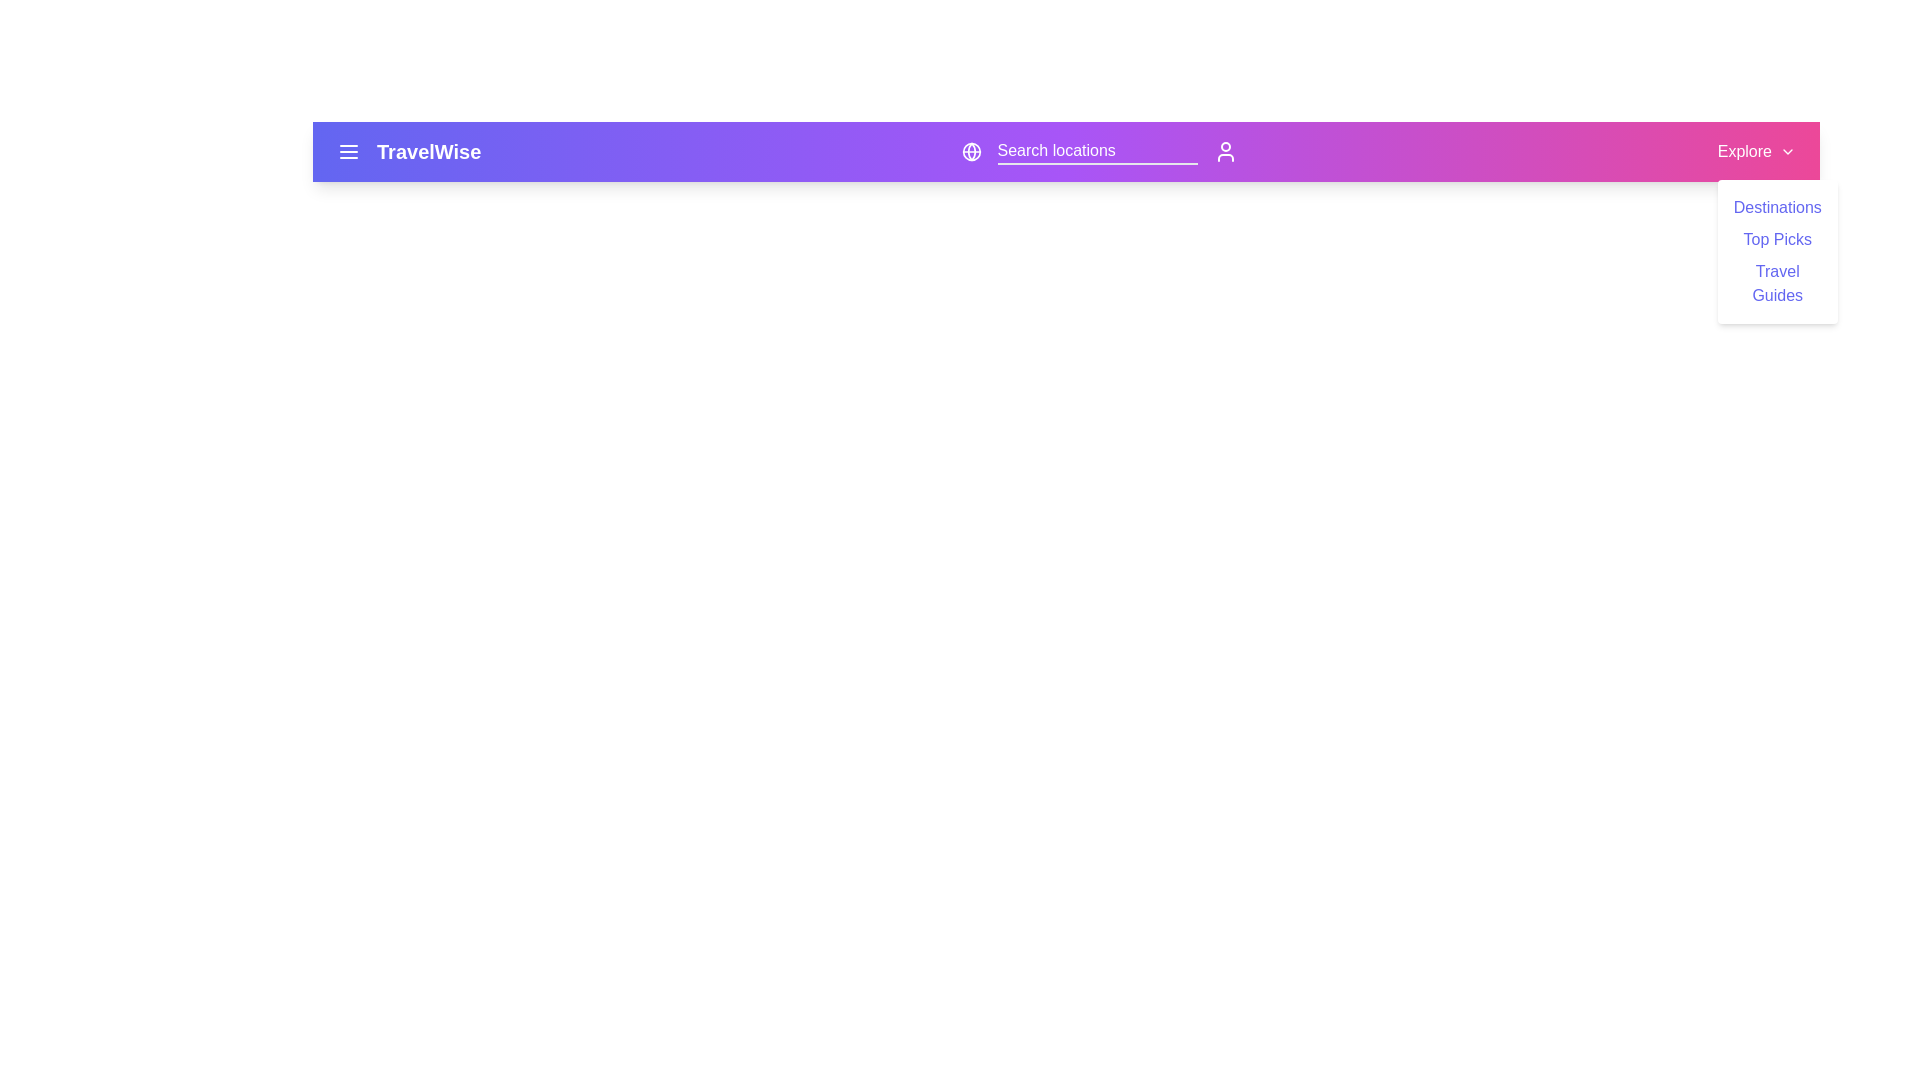 This screenshot has height=1080, width=1920. I want to click on the user icon to open the user options, so click(1224, 150).